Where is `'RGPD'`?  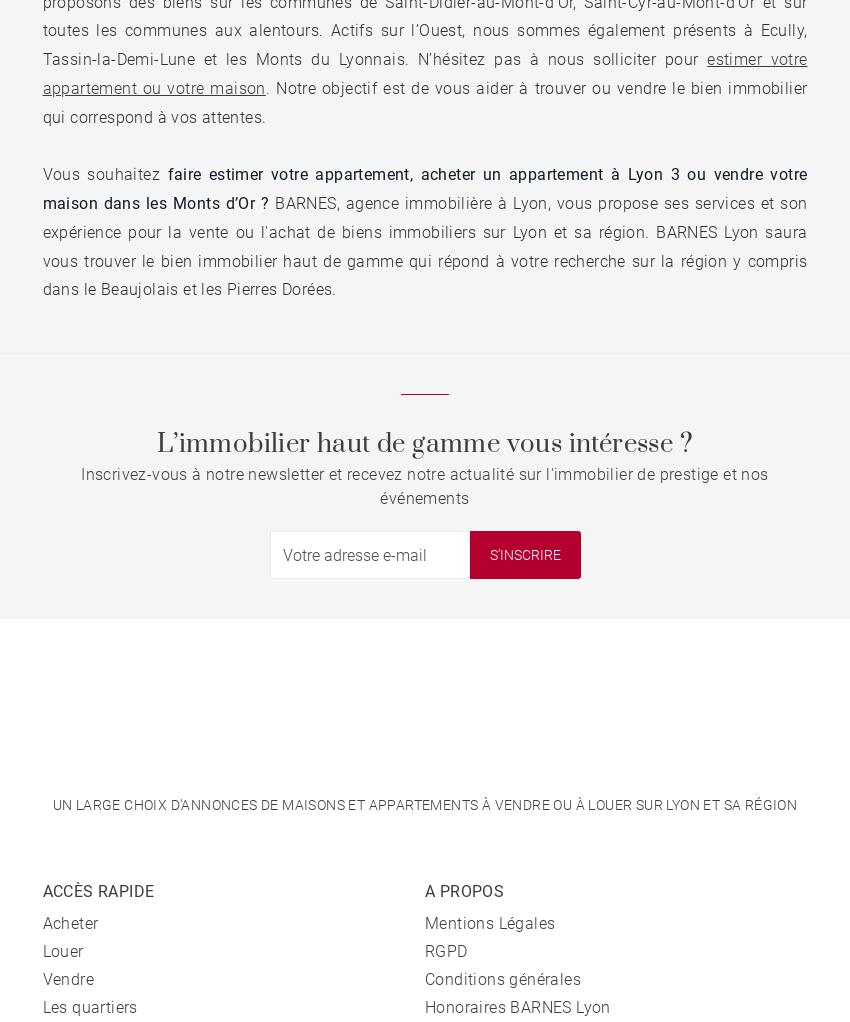
'RGPD' is located at coordinates (425, 950).